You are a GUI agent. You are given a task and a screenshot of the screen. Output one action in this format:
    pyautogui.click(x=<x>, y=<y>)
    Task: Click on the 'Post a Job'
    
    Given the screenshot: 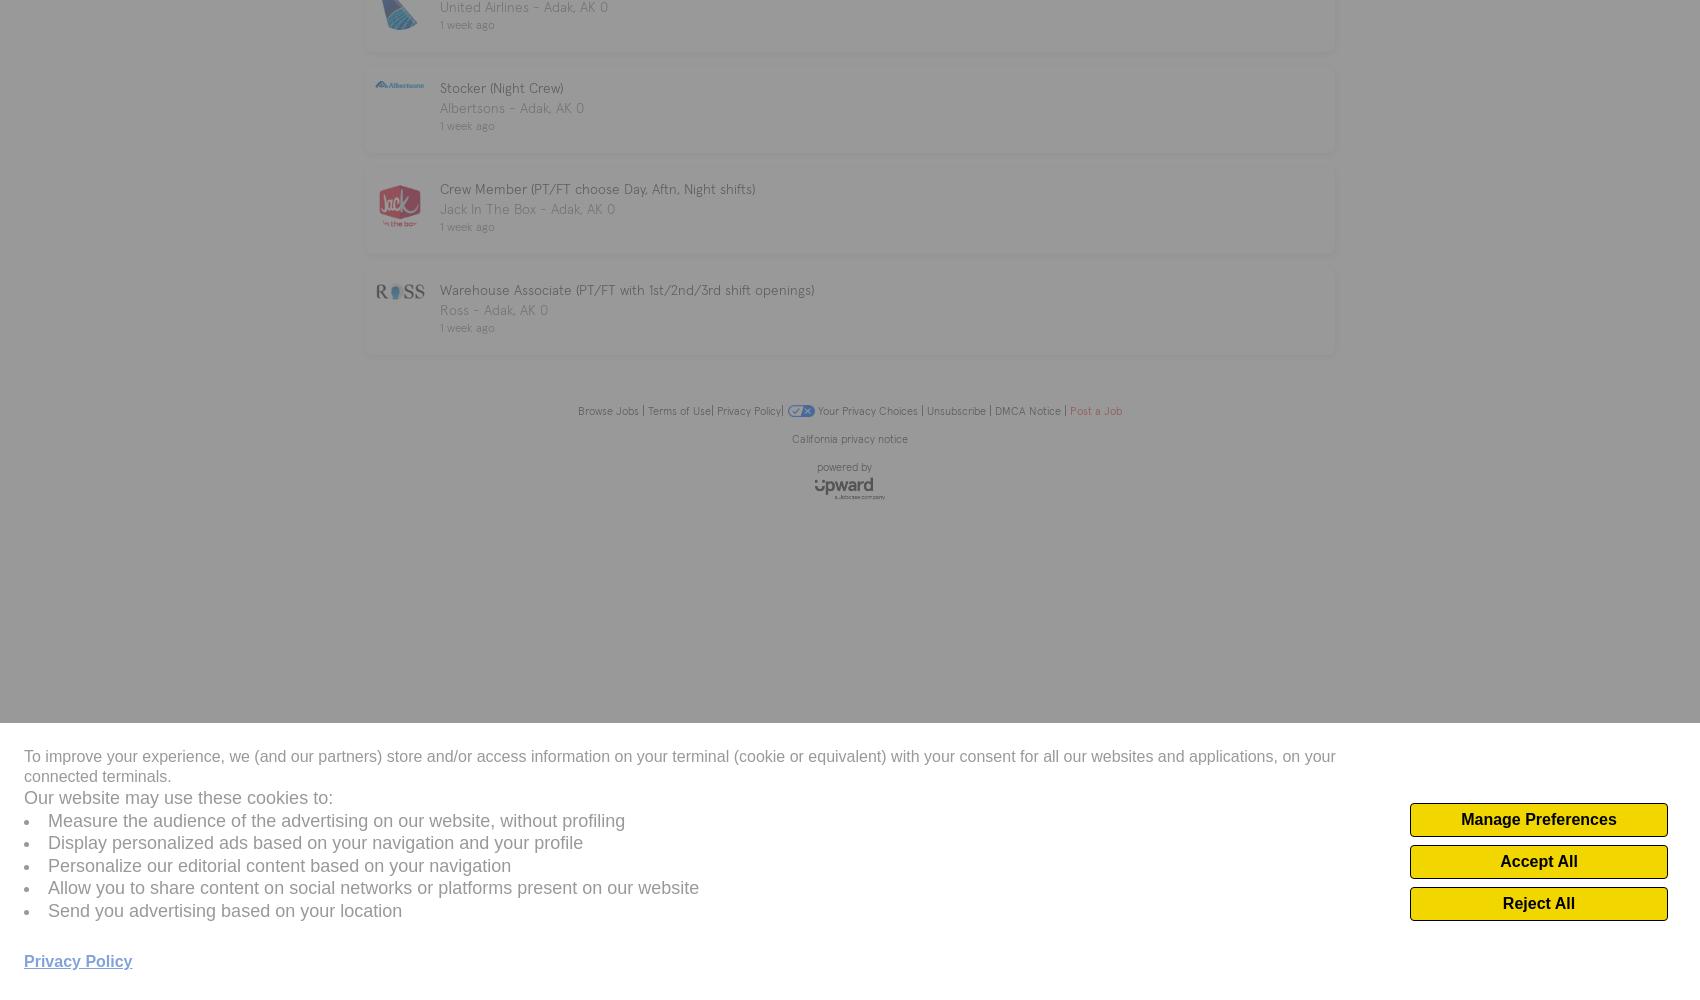 What is the action you would take?
    pyautogui.click(x=1093, y=410)
    